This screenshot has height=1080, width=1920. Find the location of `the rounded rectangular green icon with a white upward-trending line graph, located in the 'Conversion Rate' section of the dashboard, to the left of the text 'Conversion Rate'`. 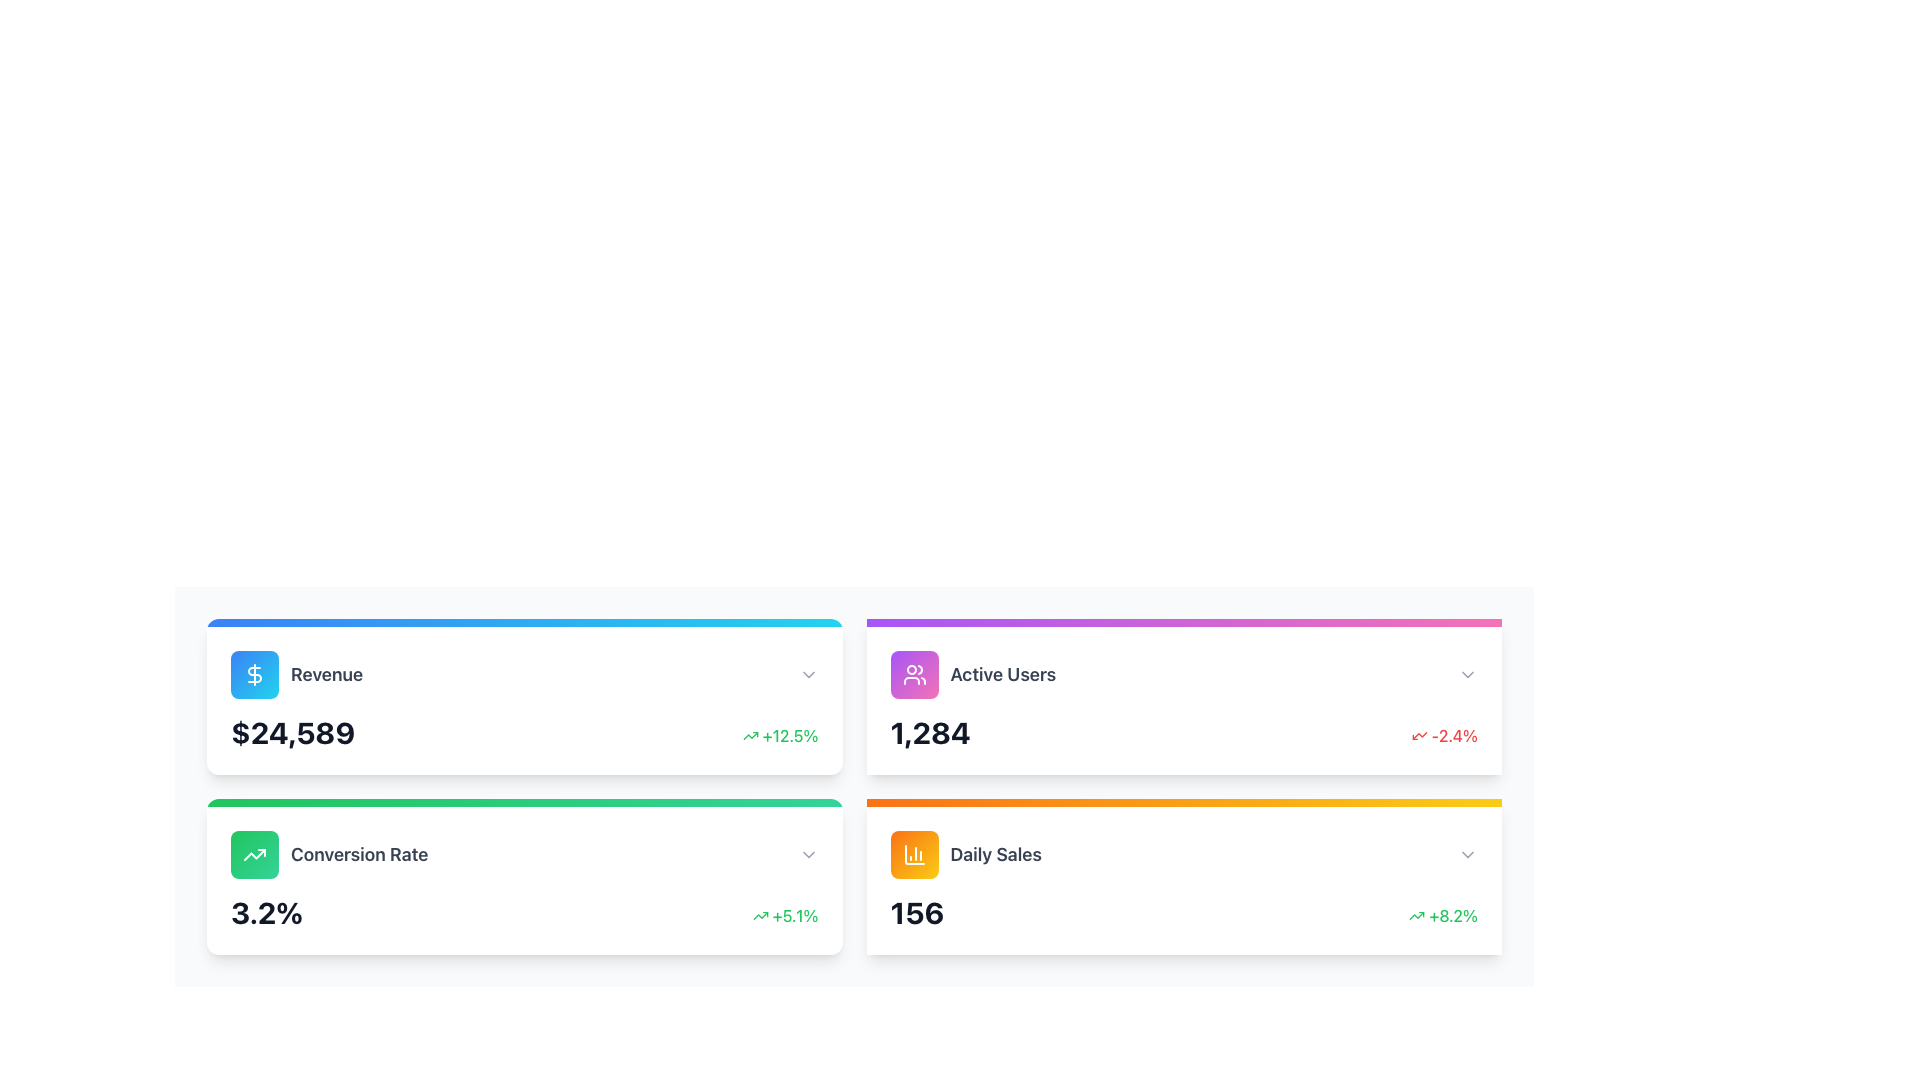

the rounded rectangular green icon with a white upward-trending line graph, located in the 'Conversion Rate' section of the dashboard, to the left of the text 'Conversion Rate' is located at coordinates (253, 855).